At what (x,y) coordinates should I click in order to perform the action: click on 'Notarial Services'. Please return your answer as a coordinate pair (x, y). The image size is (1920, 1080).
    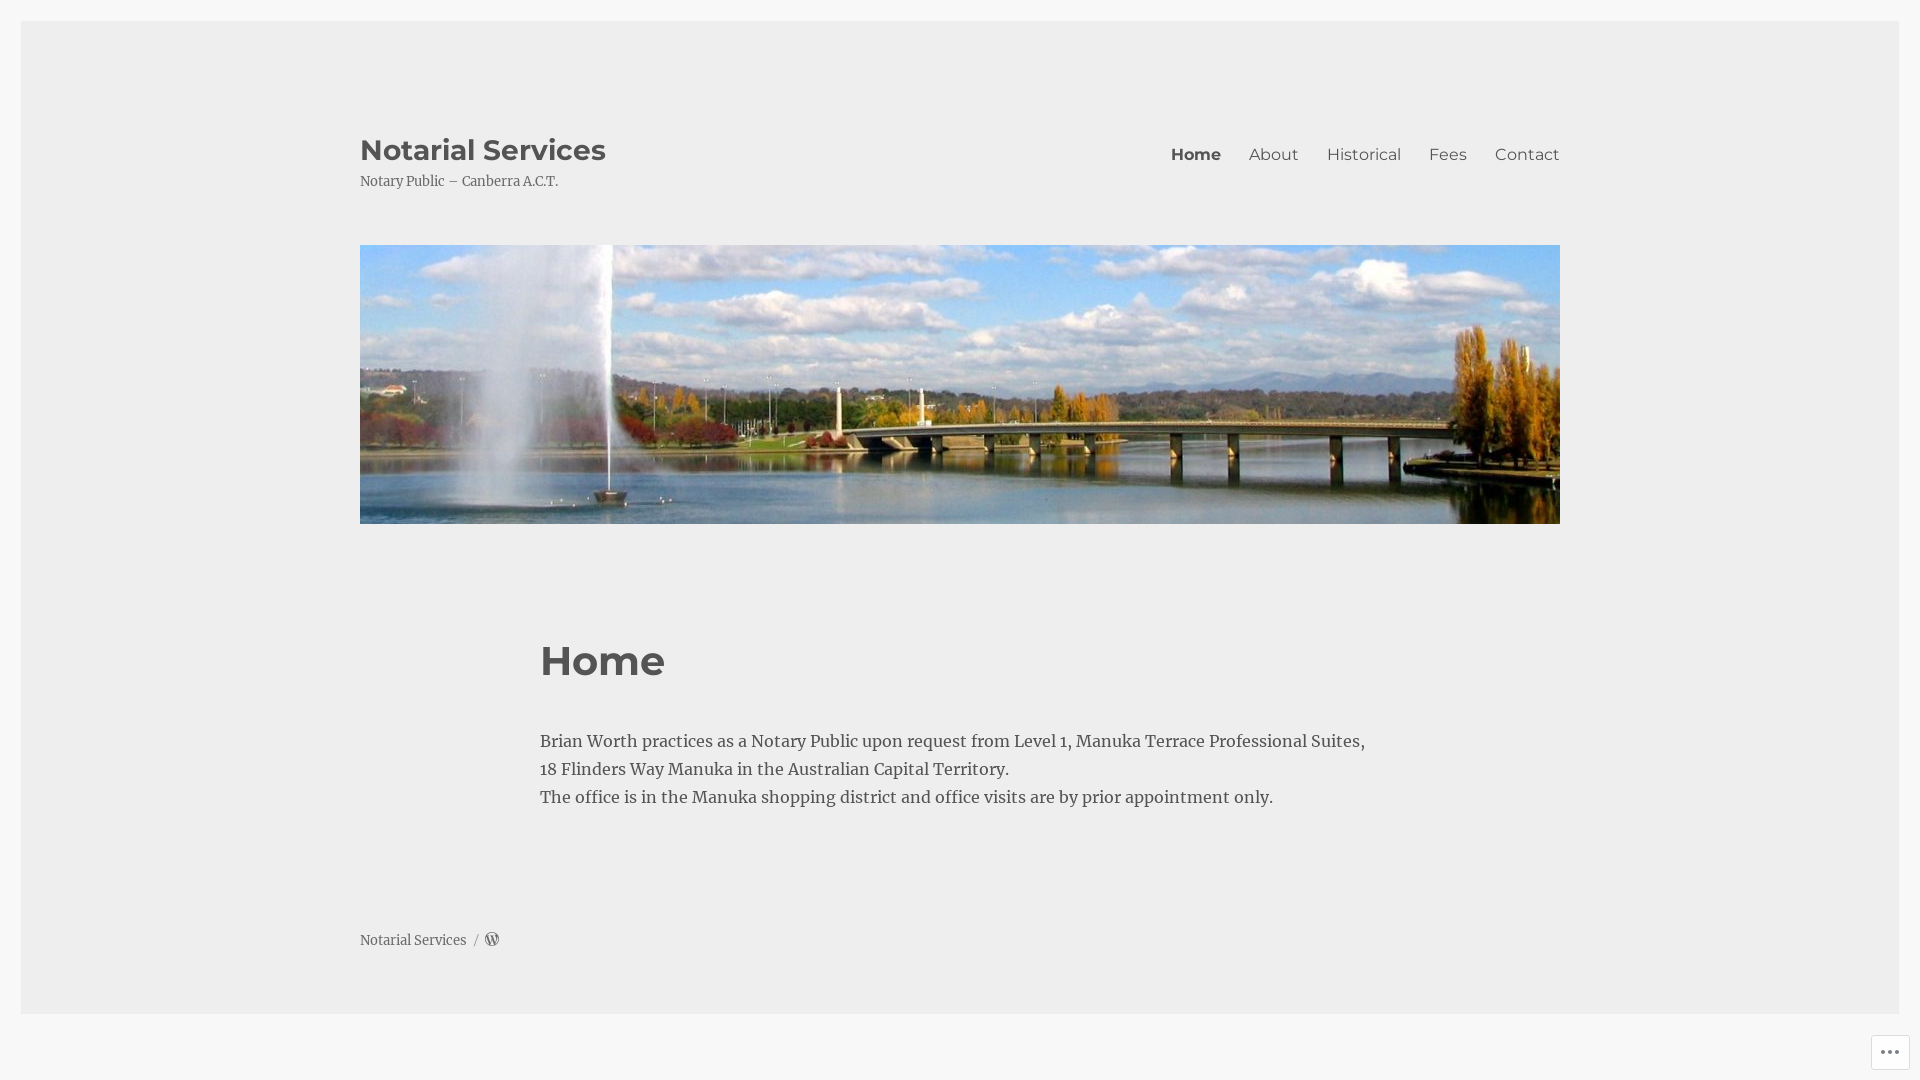
    Looking at the image, I should click on (360, 149).